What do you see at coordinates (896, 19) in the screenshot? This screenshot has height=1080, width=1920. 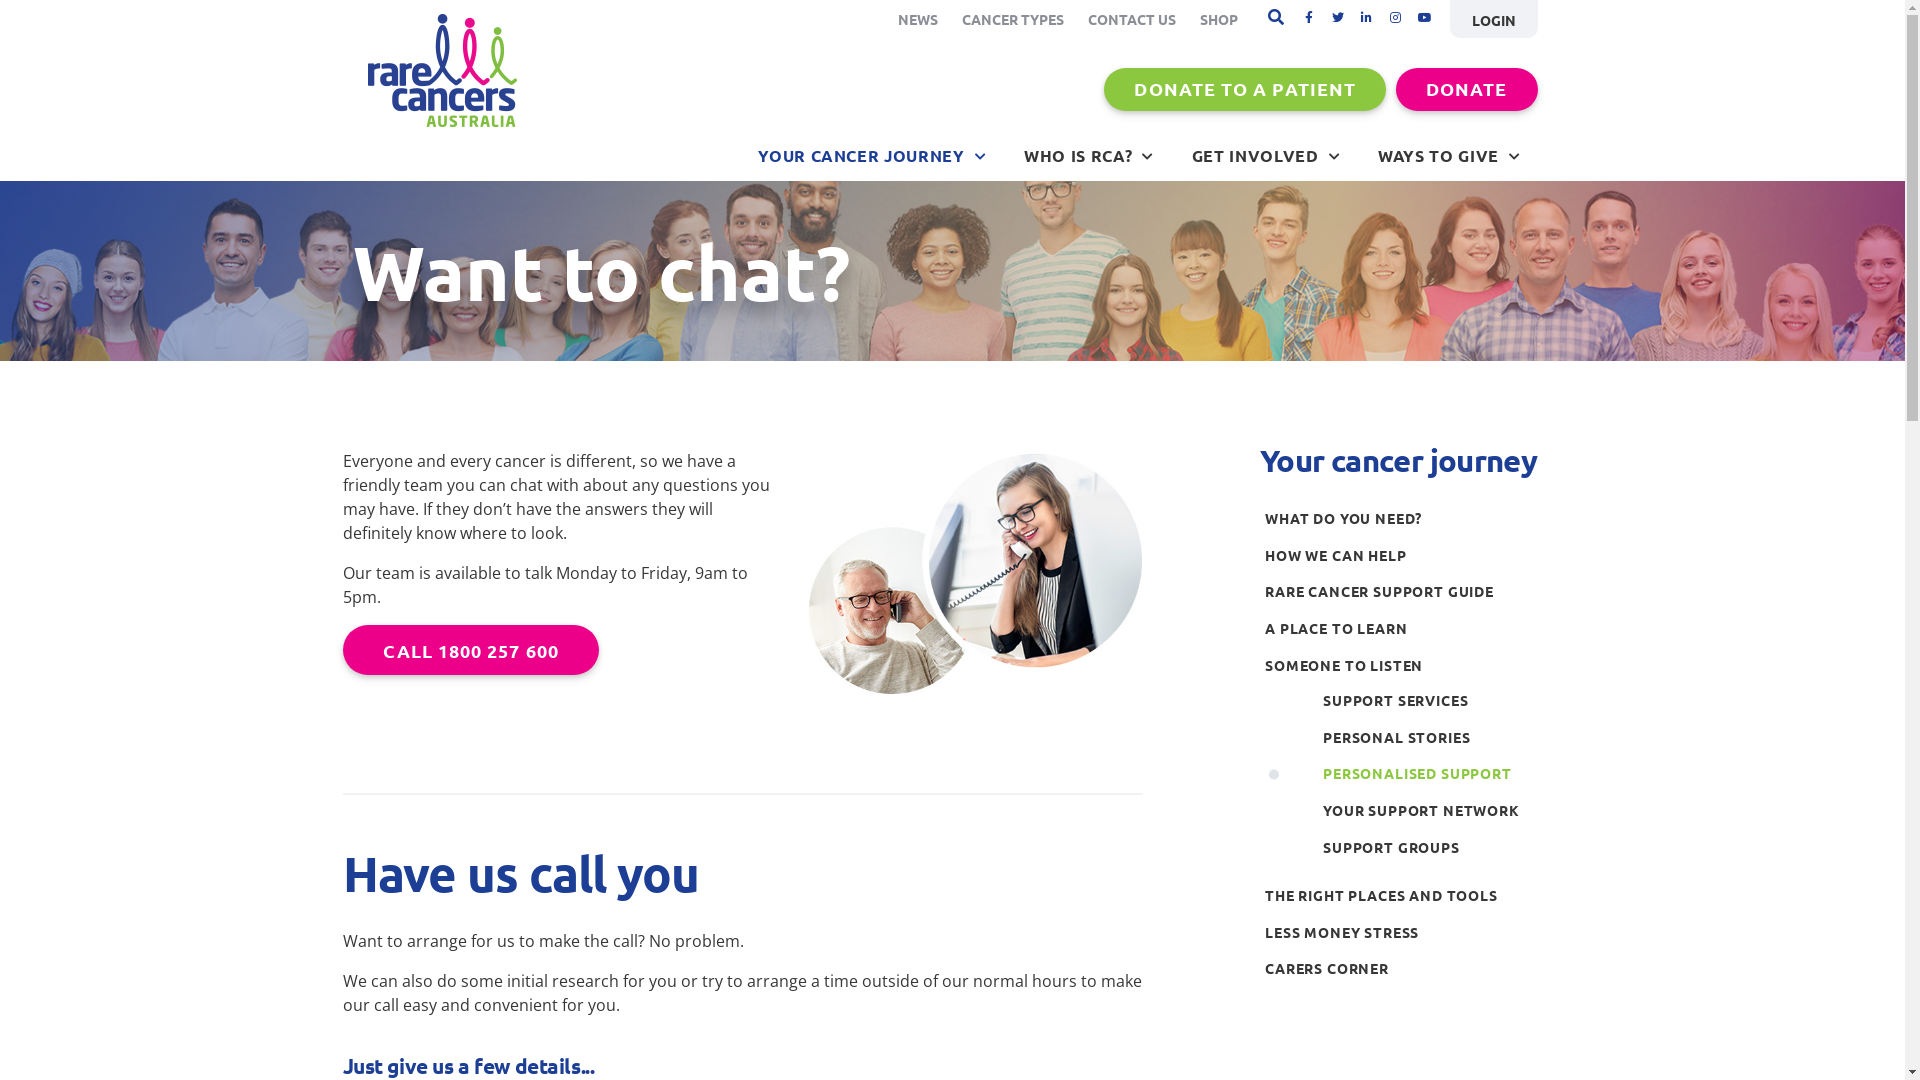 I see `'NEWS'` at bounding box center [896, 19].